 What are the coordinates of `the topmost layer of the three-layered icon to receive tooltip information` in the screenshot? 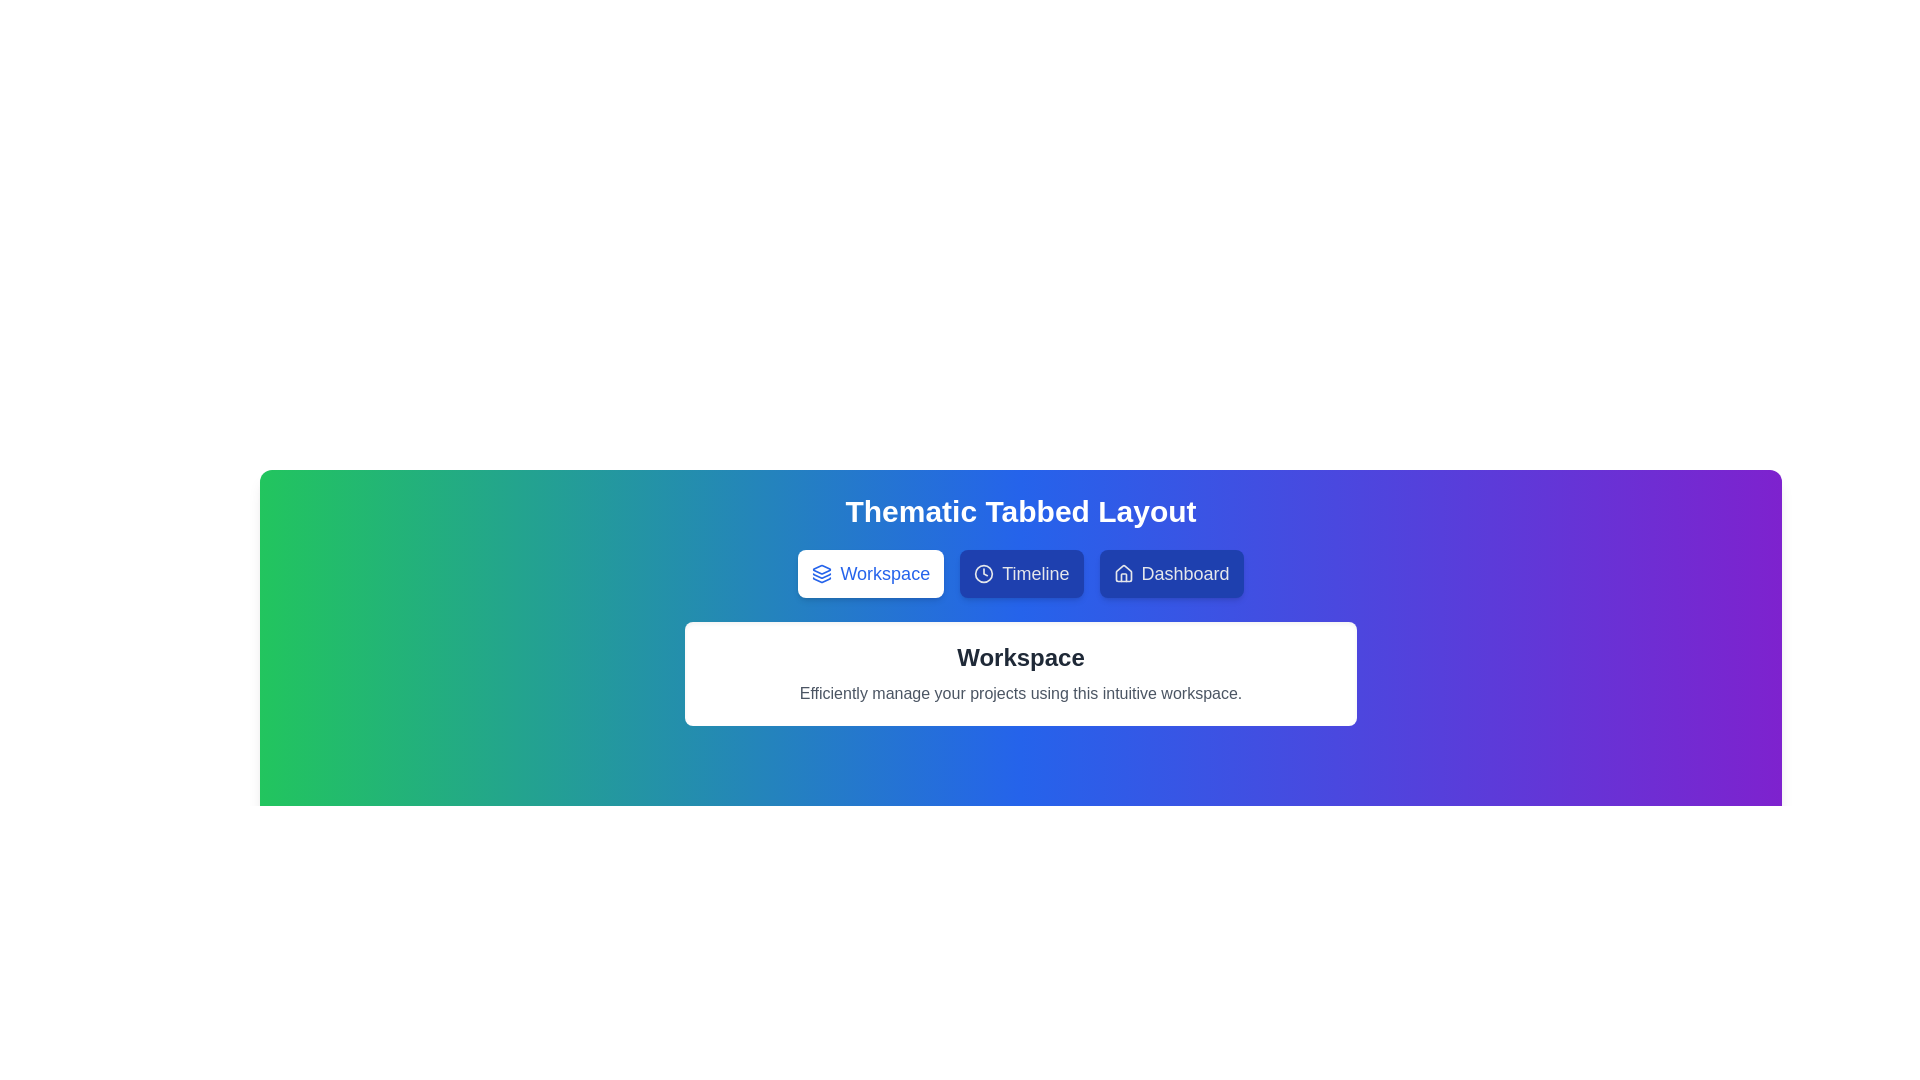 It's located at (822, 569).